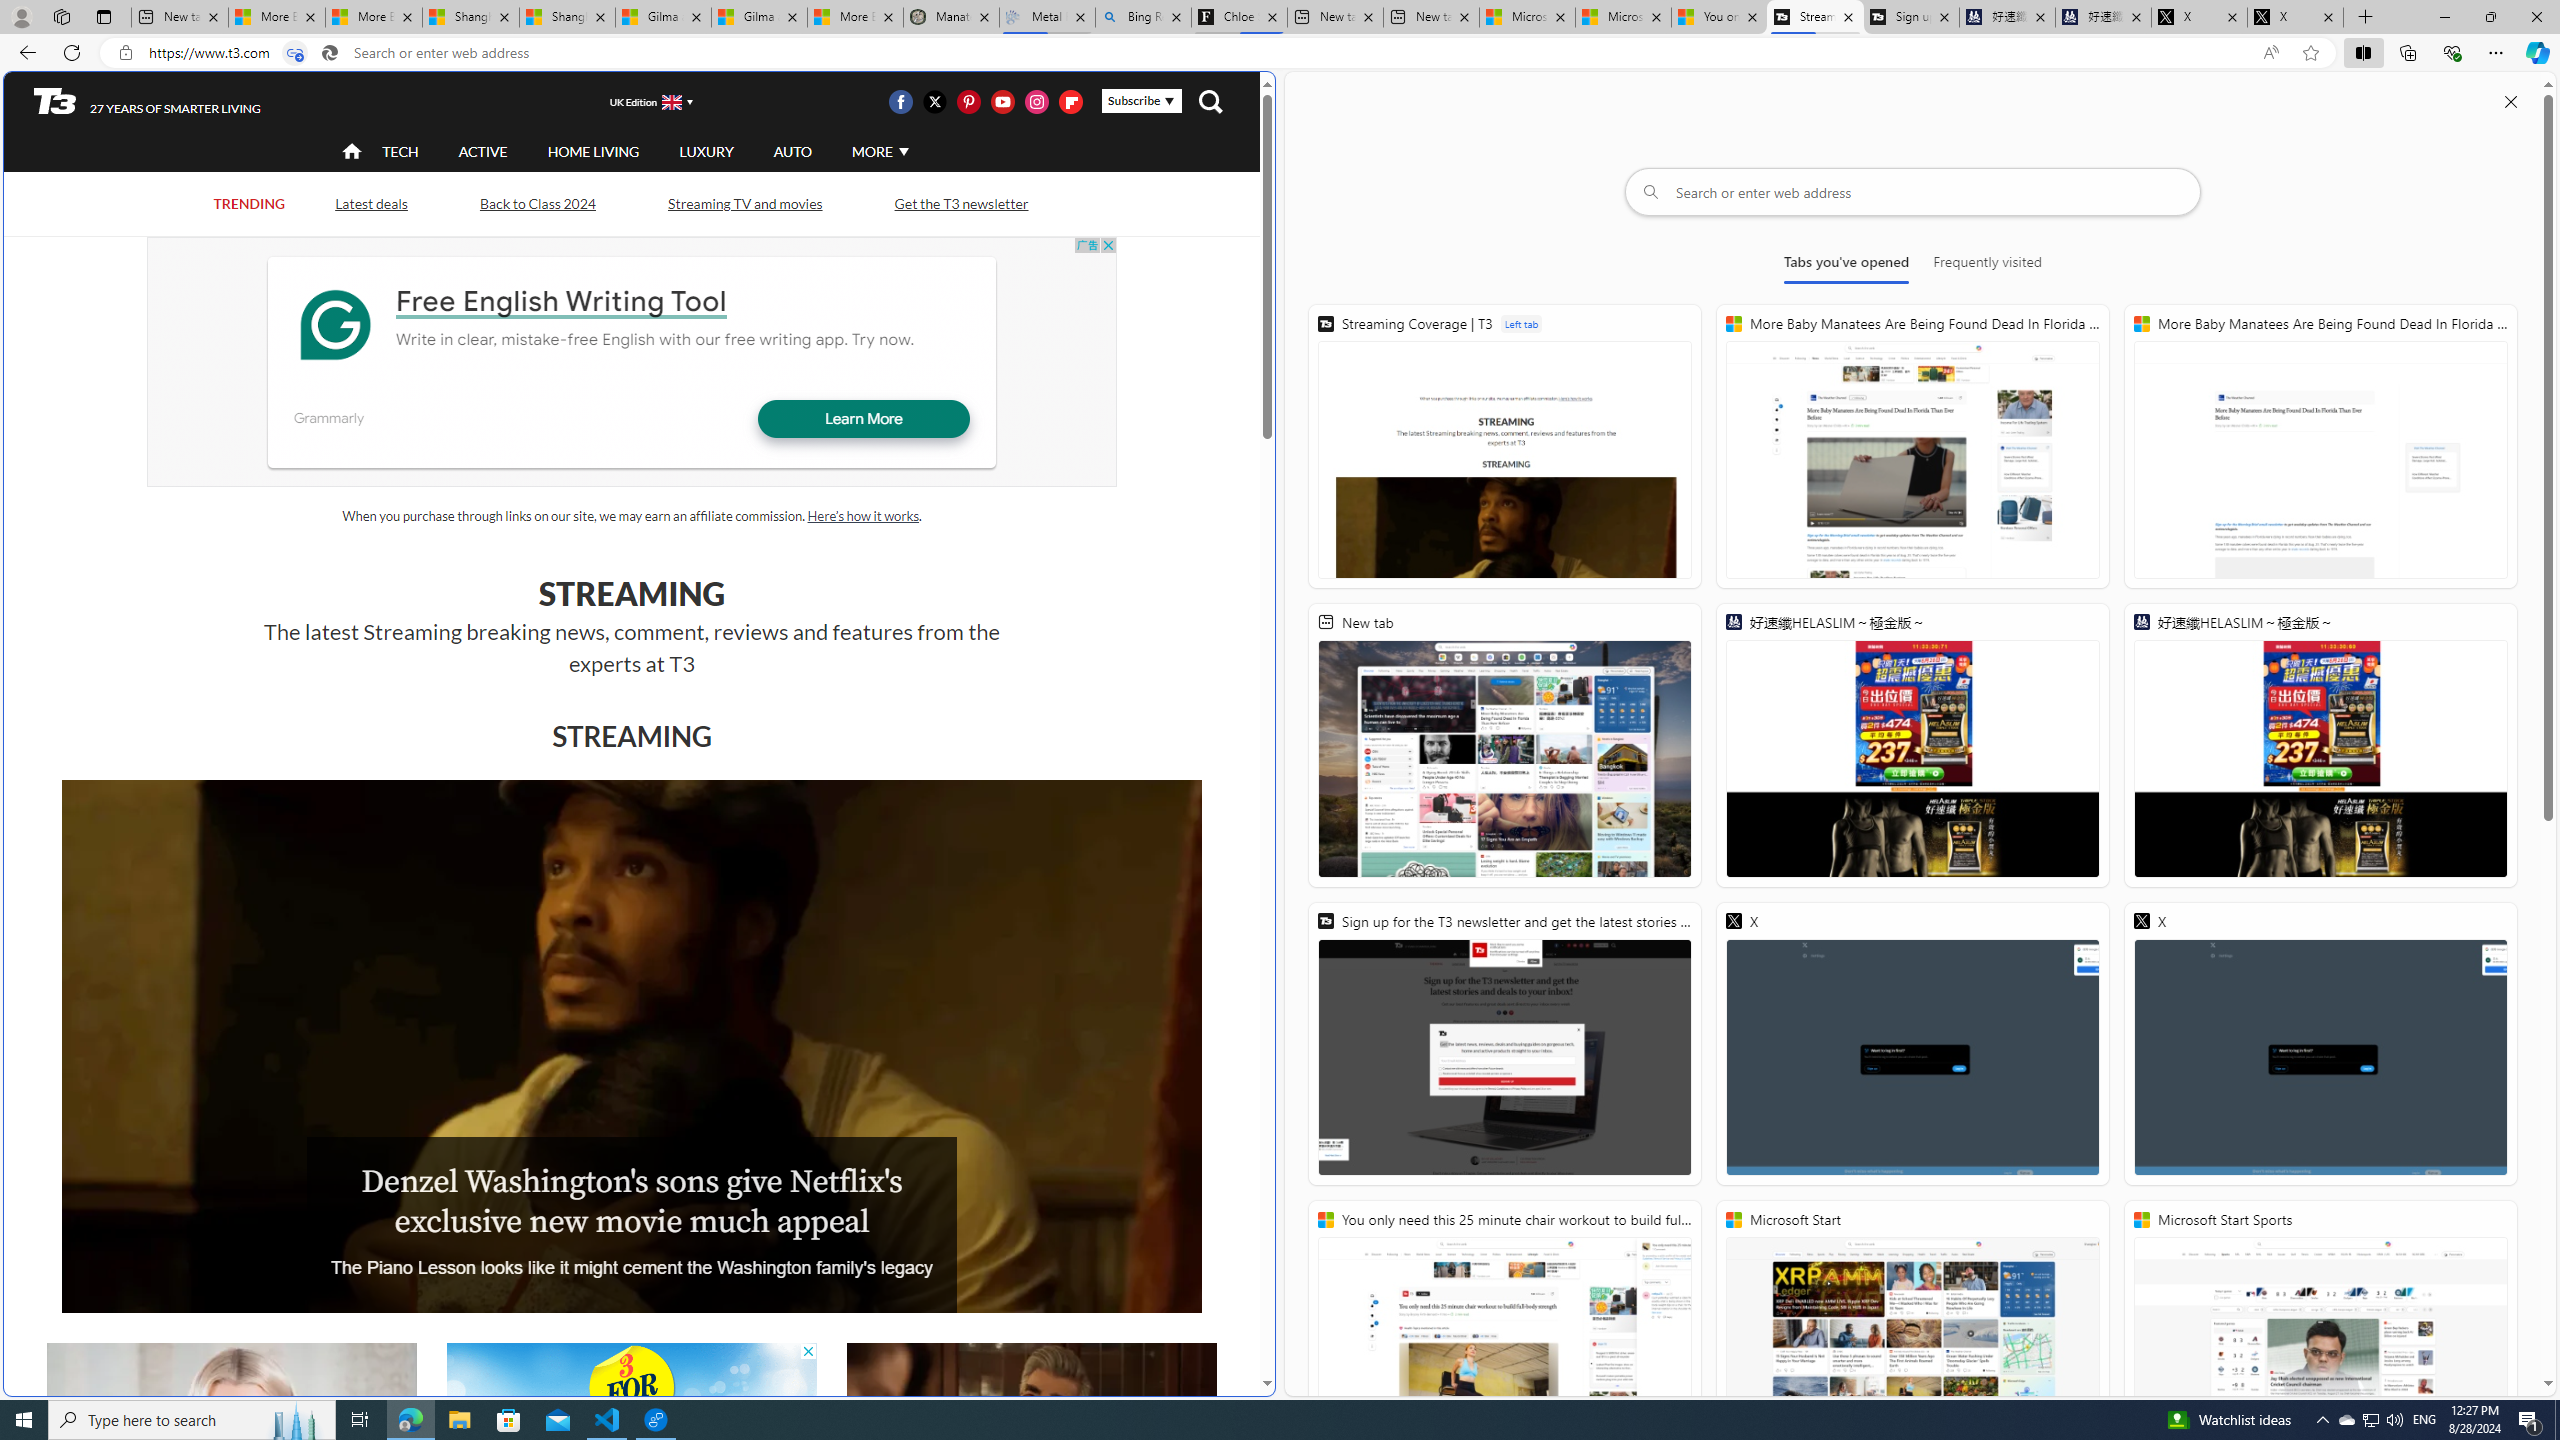  I want to click on 'Streaming Coverage | T3', so click(1504, 445).